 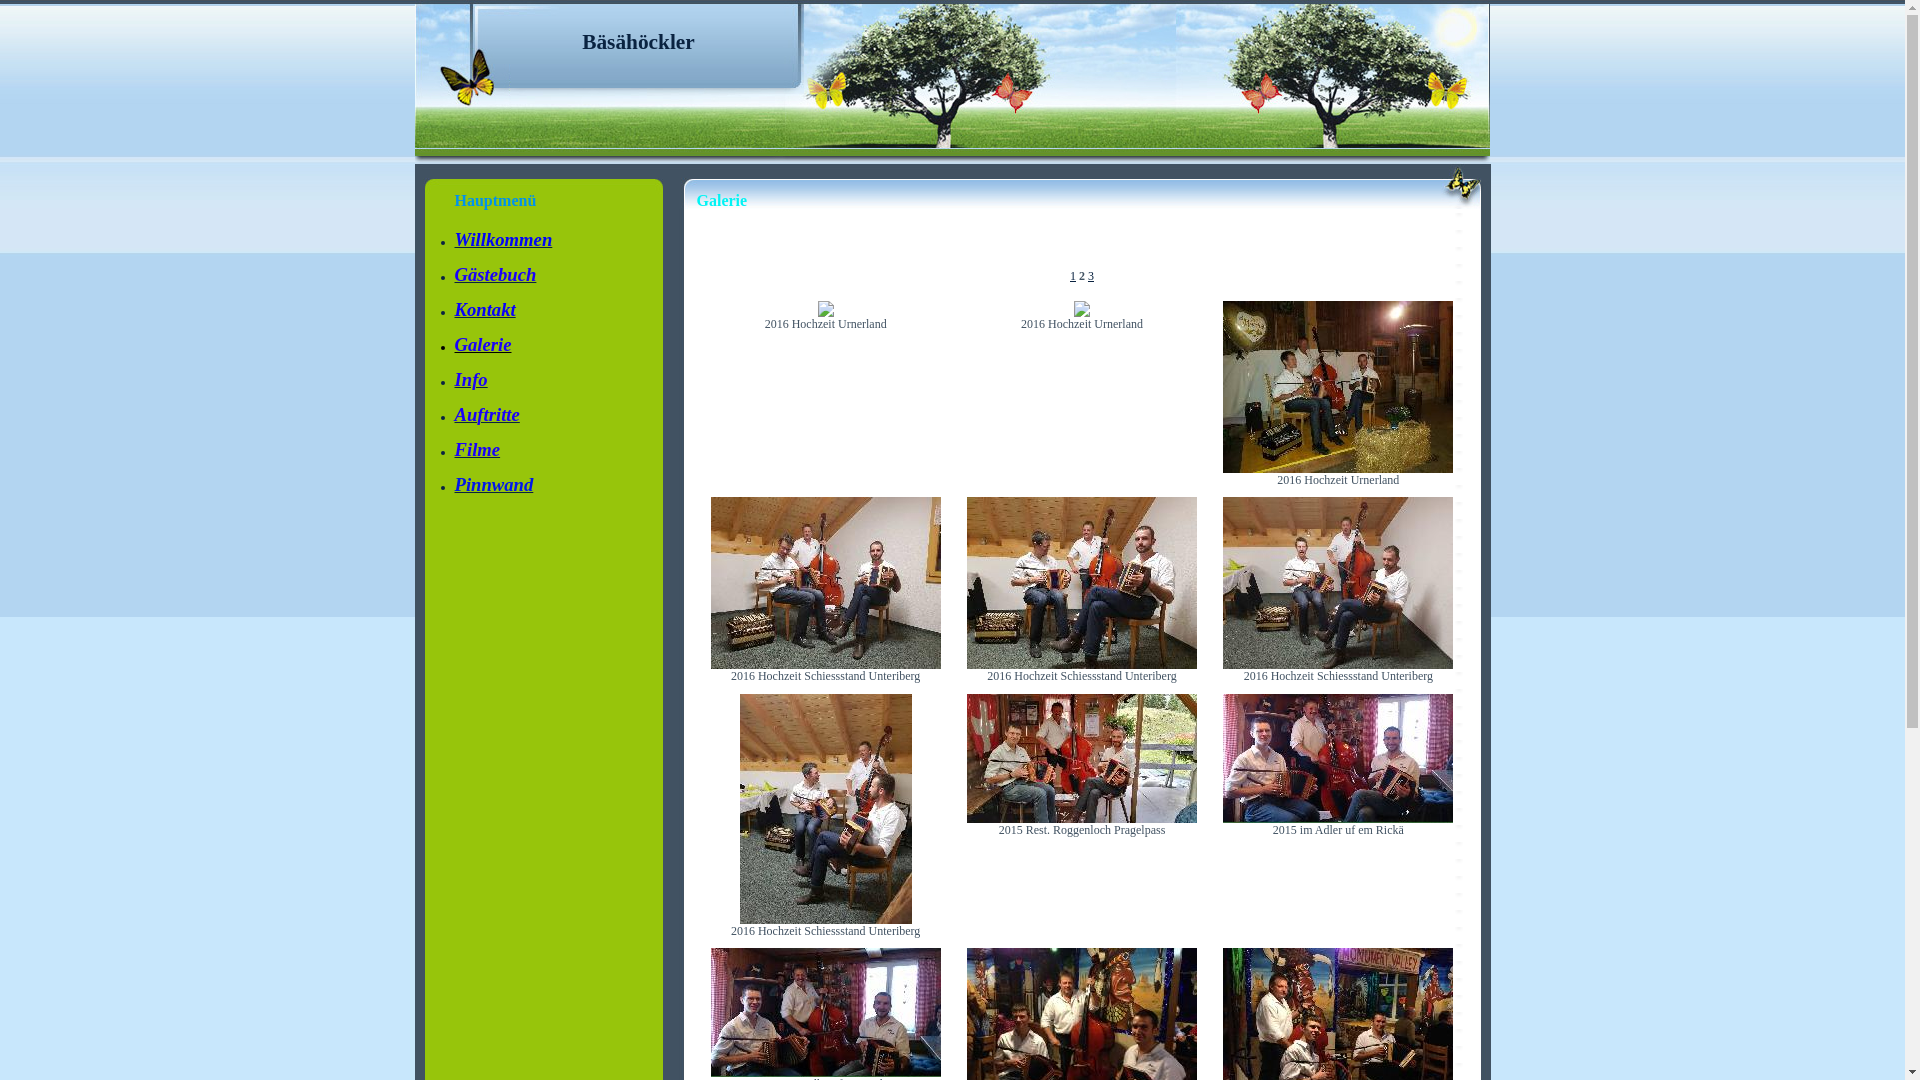 I want to click on 'Filme', so click(x=475, y=451).